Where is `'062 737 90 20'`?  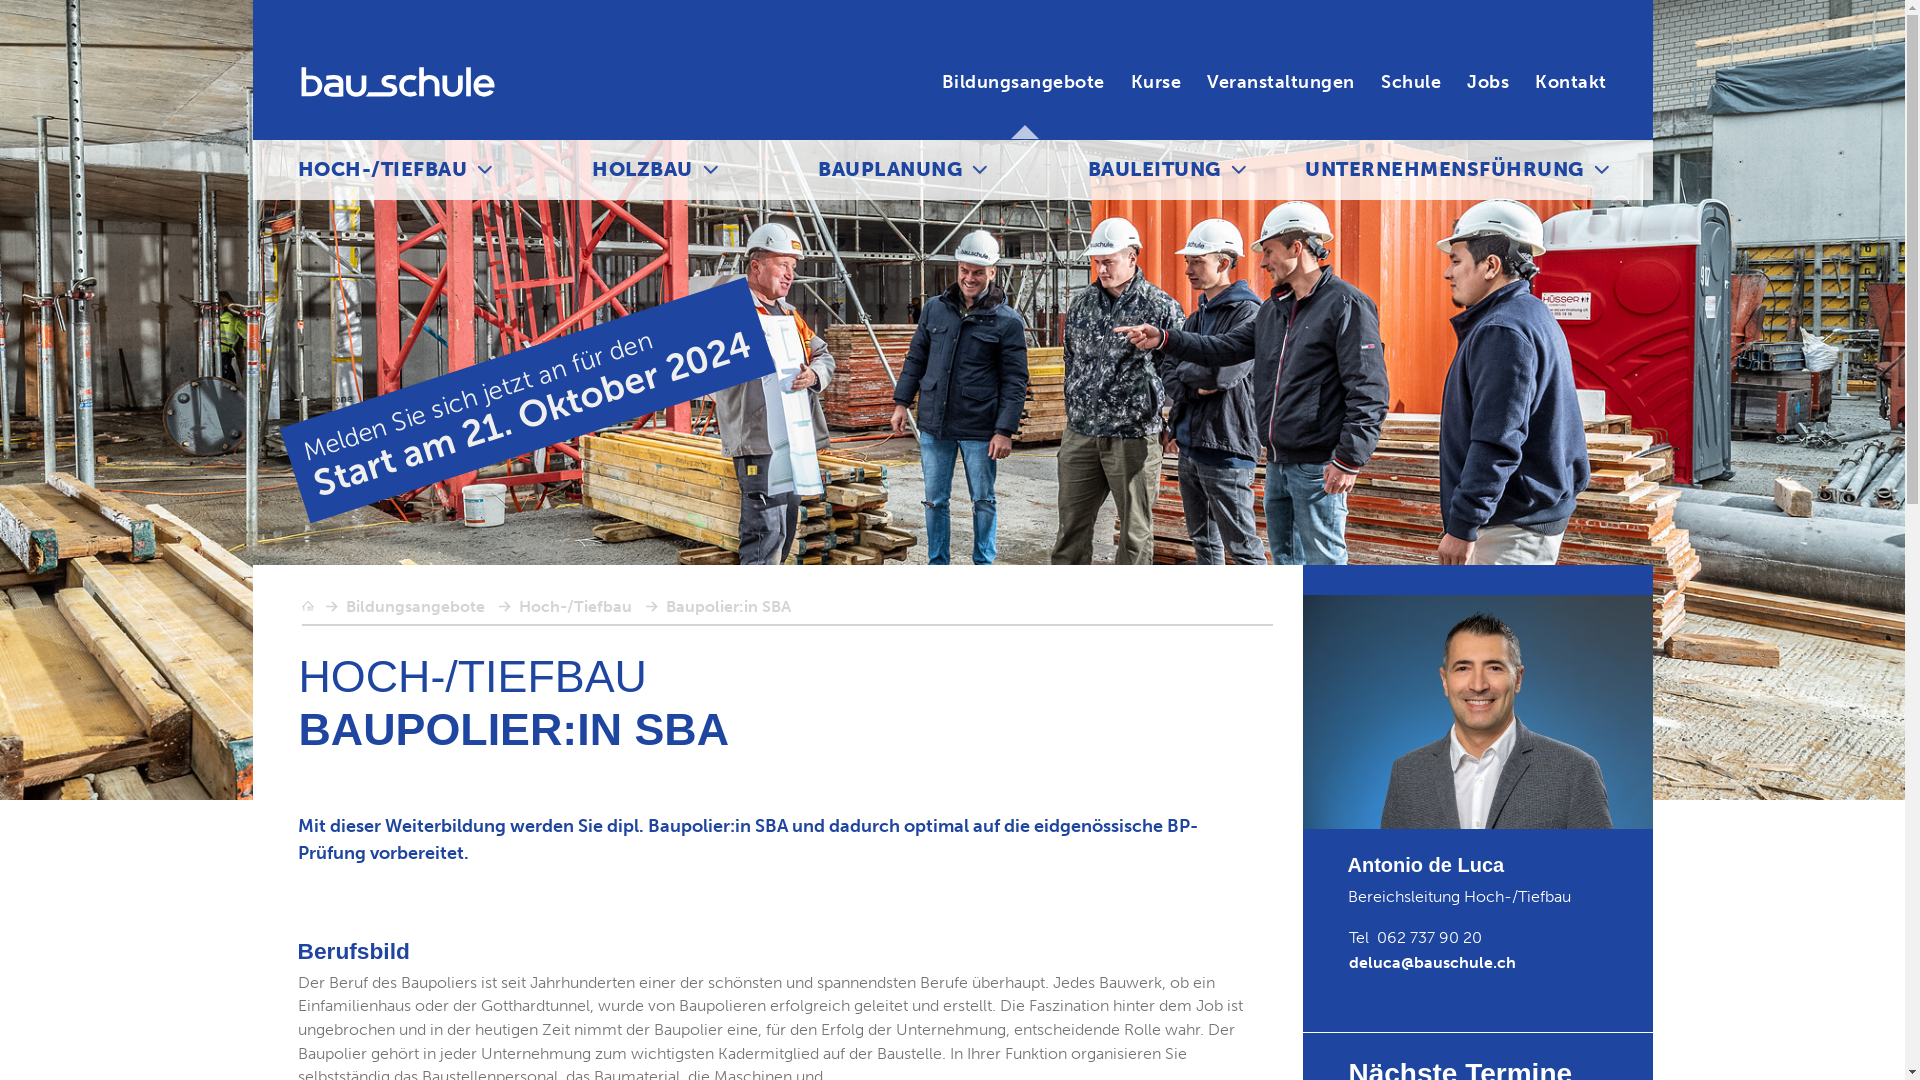 '062 737 90 20' is located at coordinates (1428, 937).